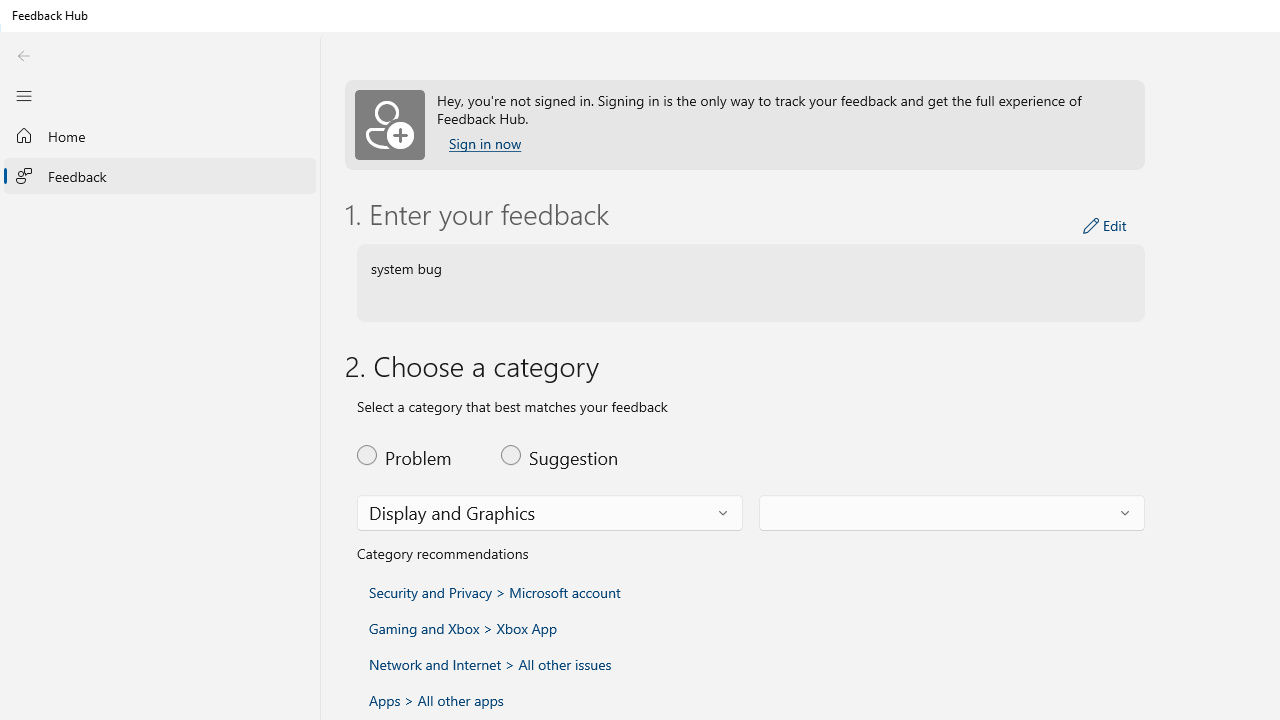 The width and height of the screenshot is (1280, 720). Describe the element at coordinates (485, 143) in the screenshot. I see `'Sign in now'` at that location.